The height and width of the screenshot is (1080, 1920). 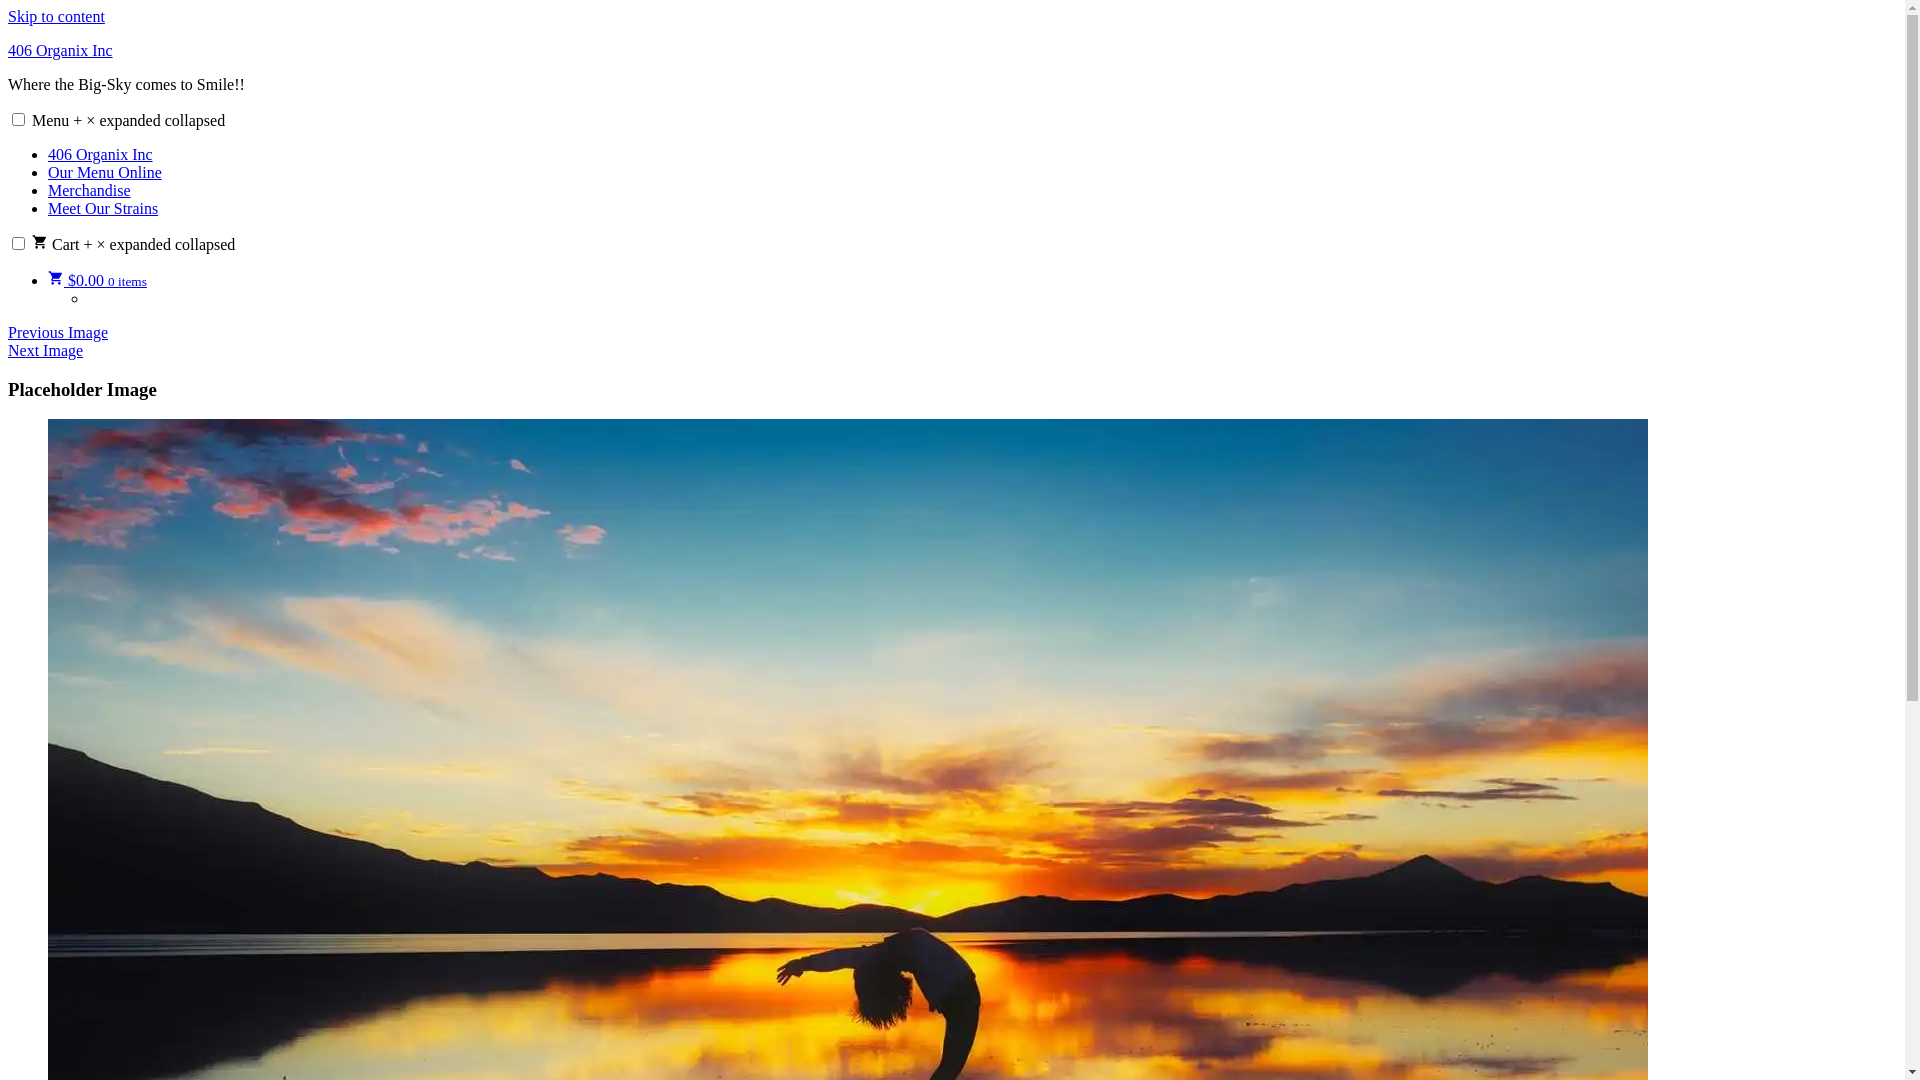 What do you see at coordinates (60, 49) in the screenshot?
I see `'406 Organix Inc'` at bounding box center [60, 49].